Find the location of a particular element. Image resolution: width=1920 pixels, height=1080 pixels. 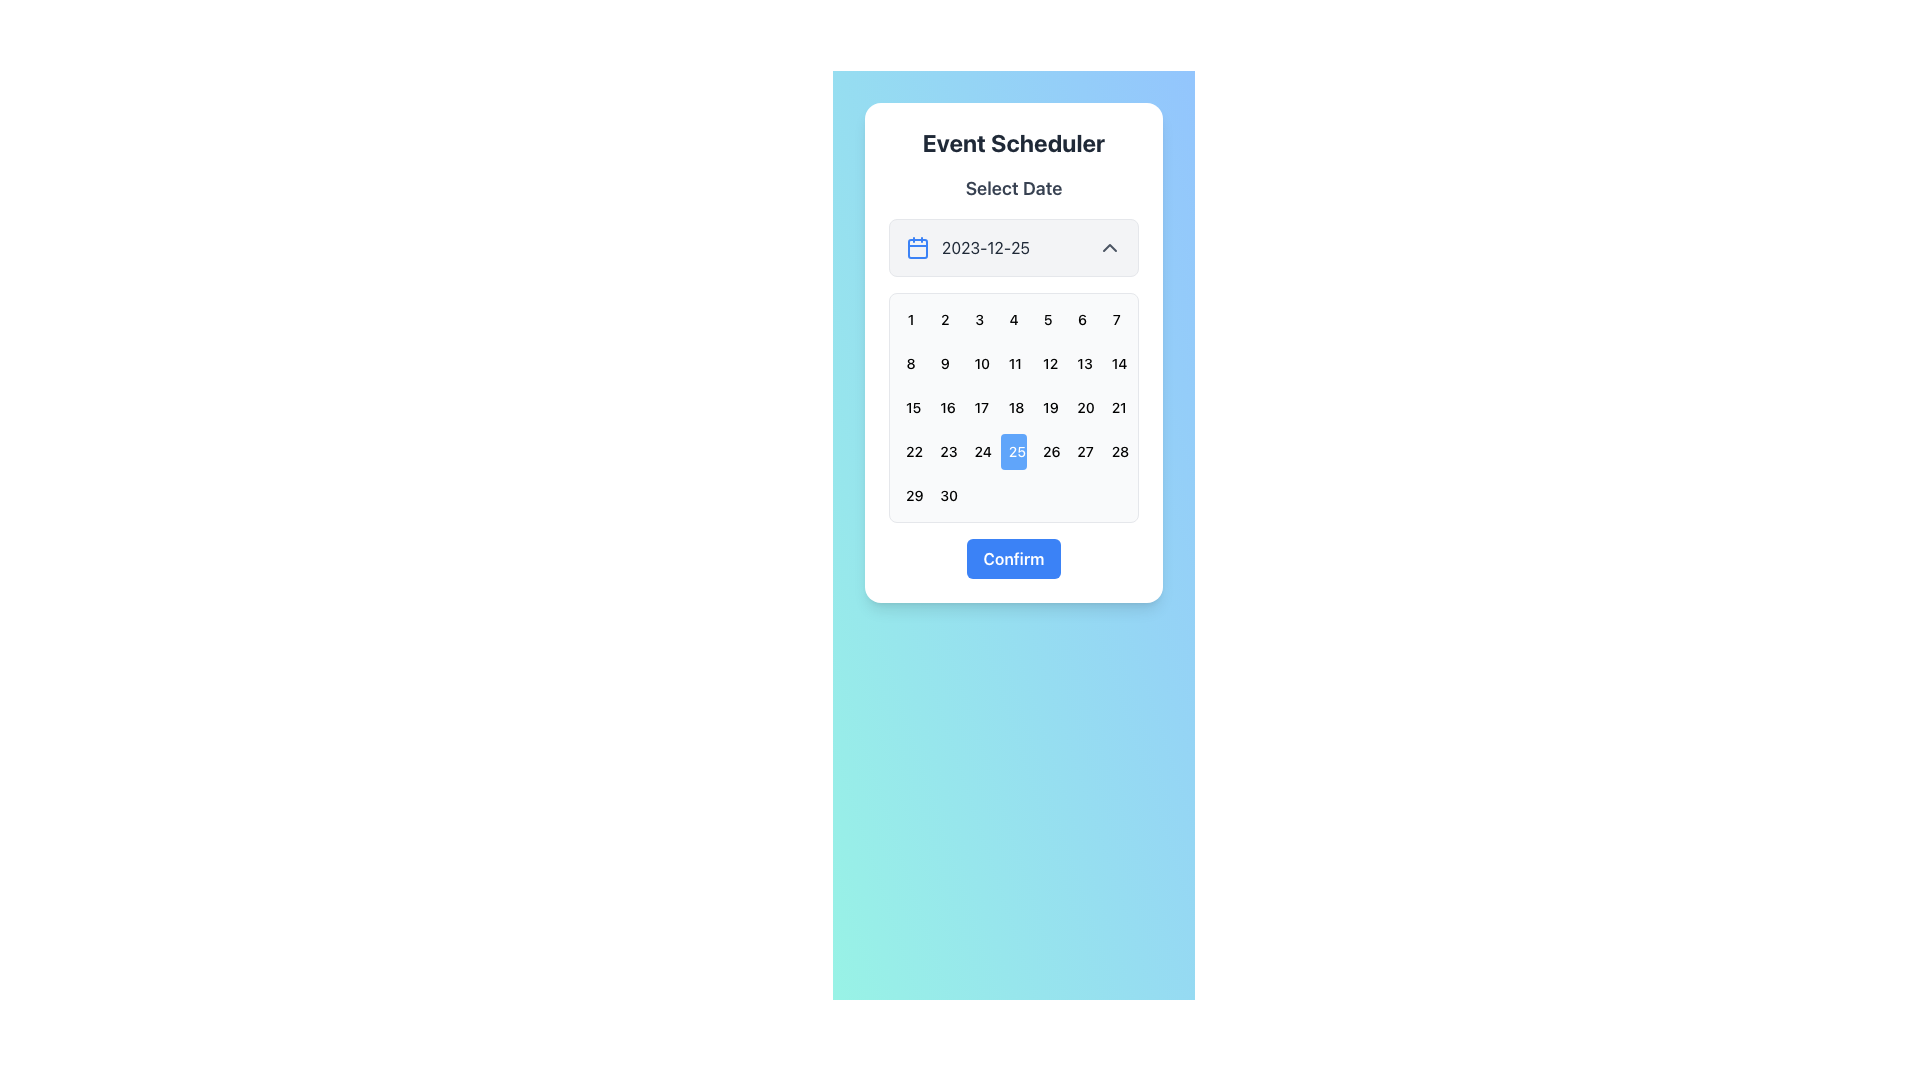

the button displaying '15' in the third row, first column of the calendar grid is located at coordinates (910, 407).